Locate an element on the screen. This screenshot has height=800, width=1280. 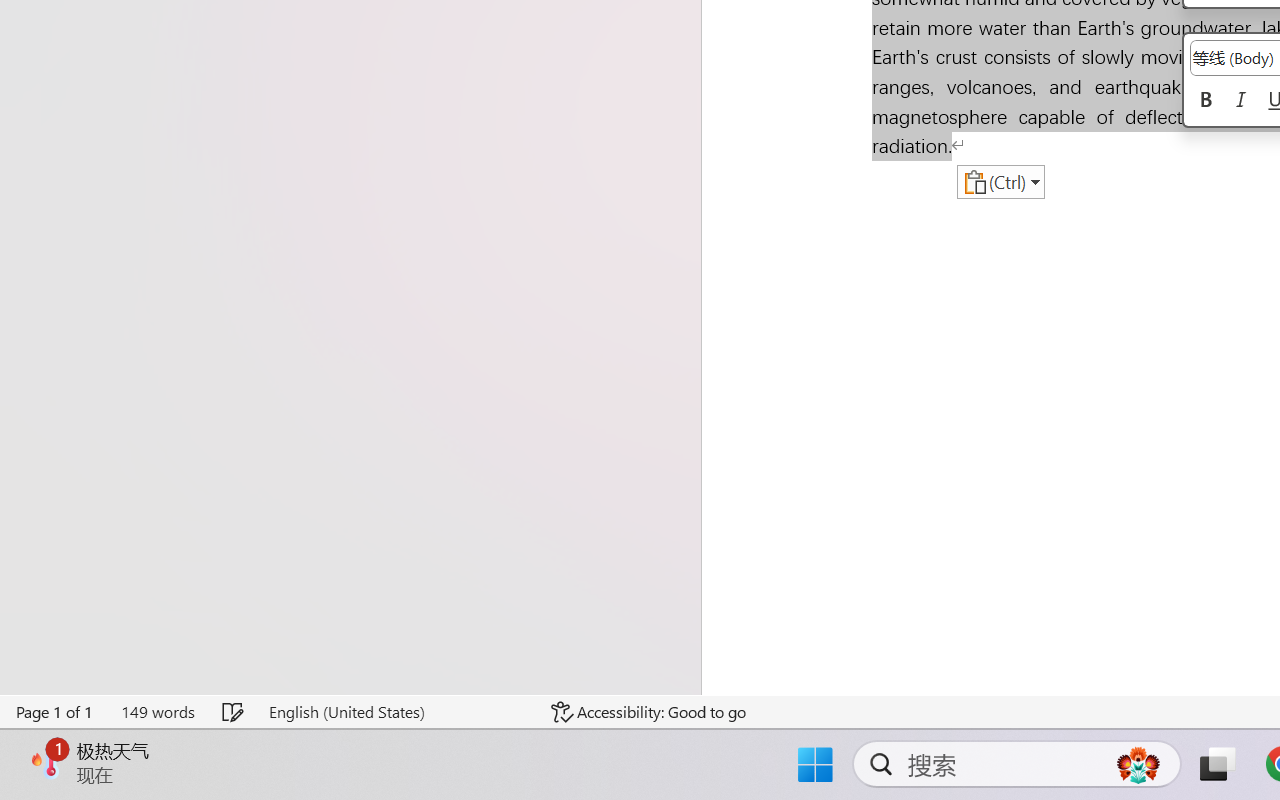
'Italic' is located at coordinates (1239, 100).